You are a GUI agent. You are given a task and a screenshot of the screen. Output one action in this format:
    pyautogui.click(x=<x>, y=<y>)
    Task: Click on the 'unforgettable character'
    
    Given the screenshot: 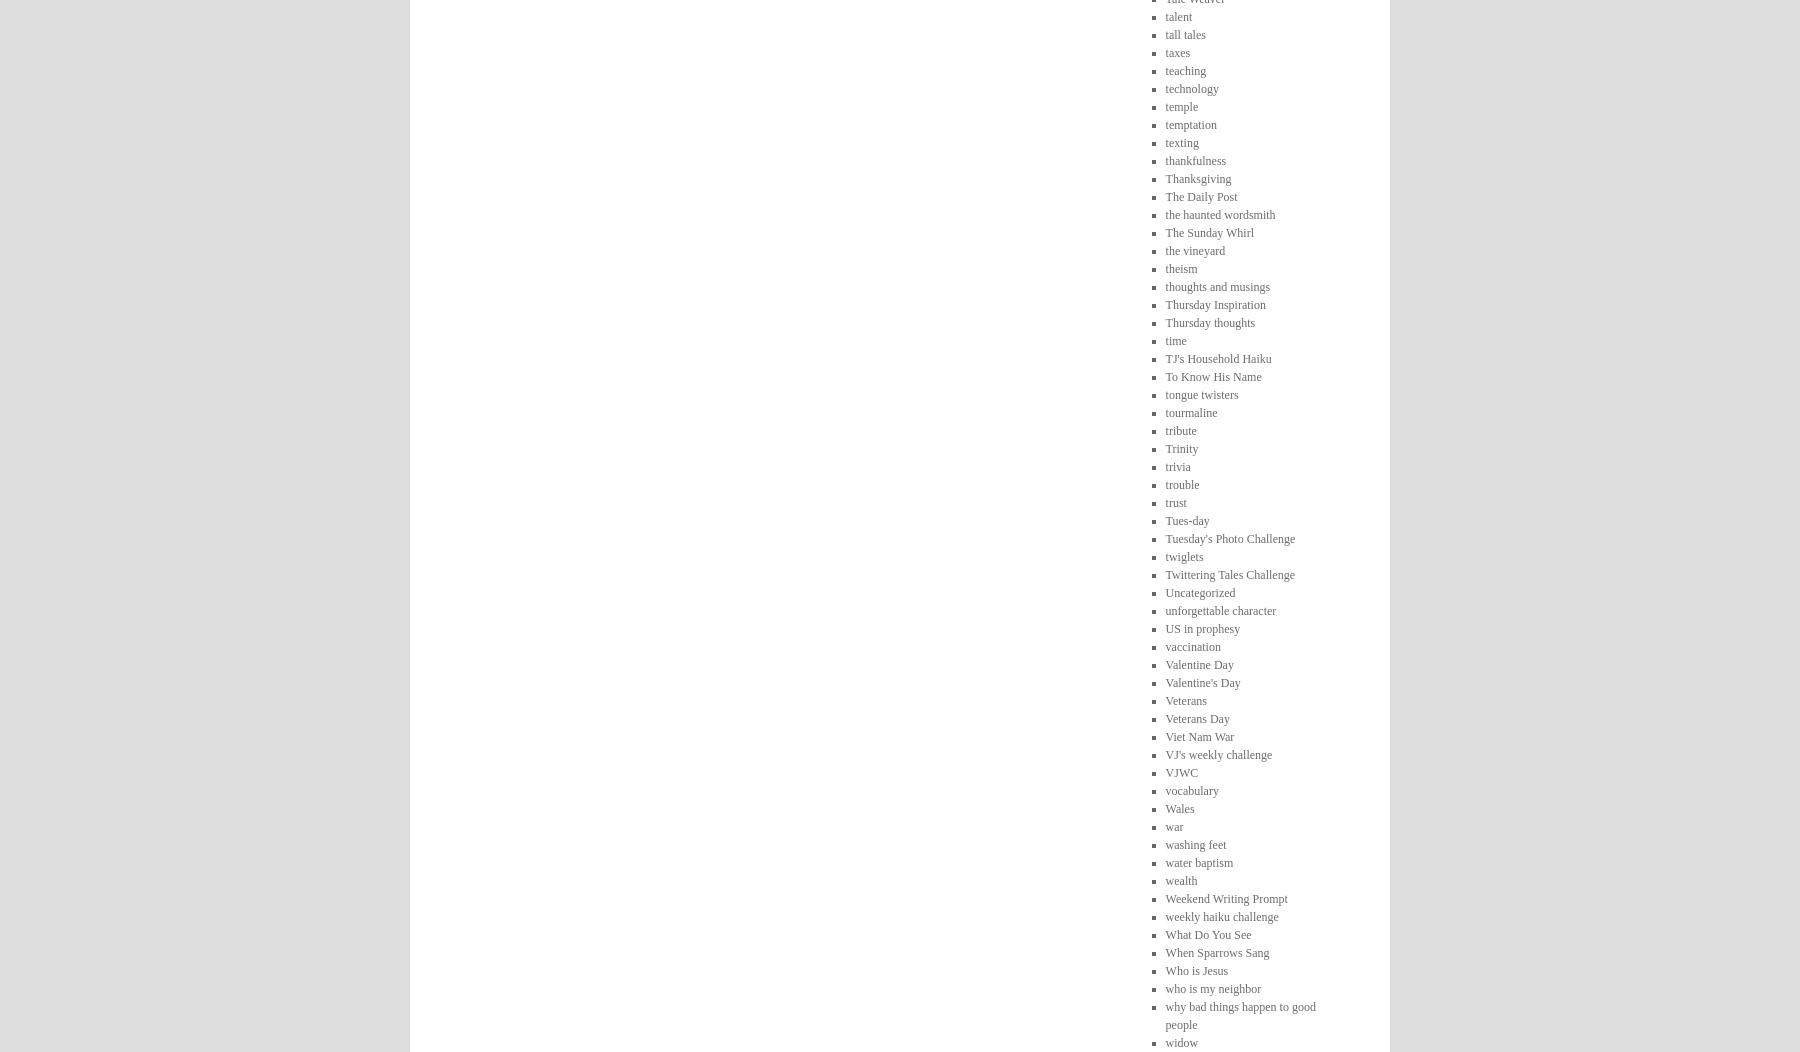 What is the action you would take?
    pyautogui.click(x=1163, y=608)
    